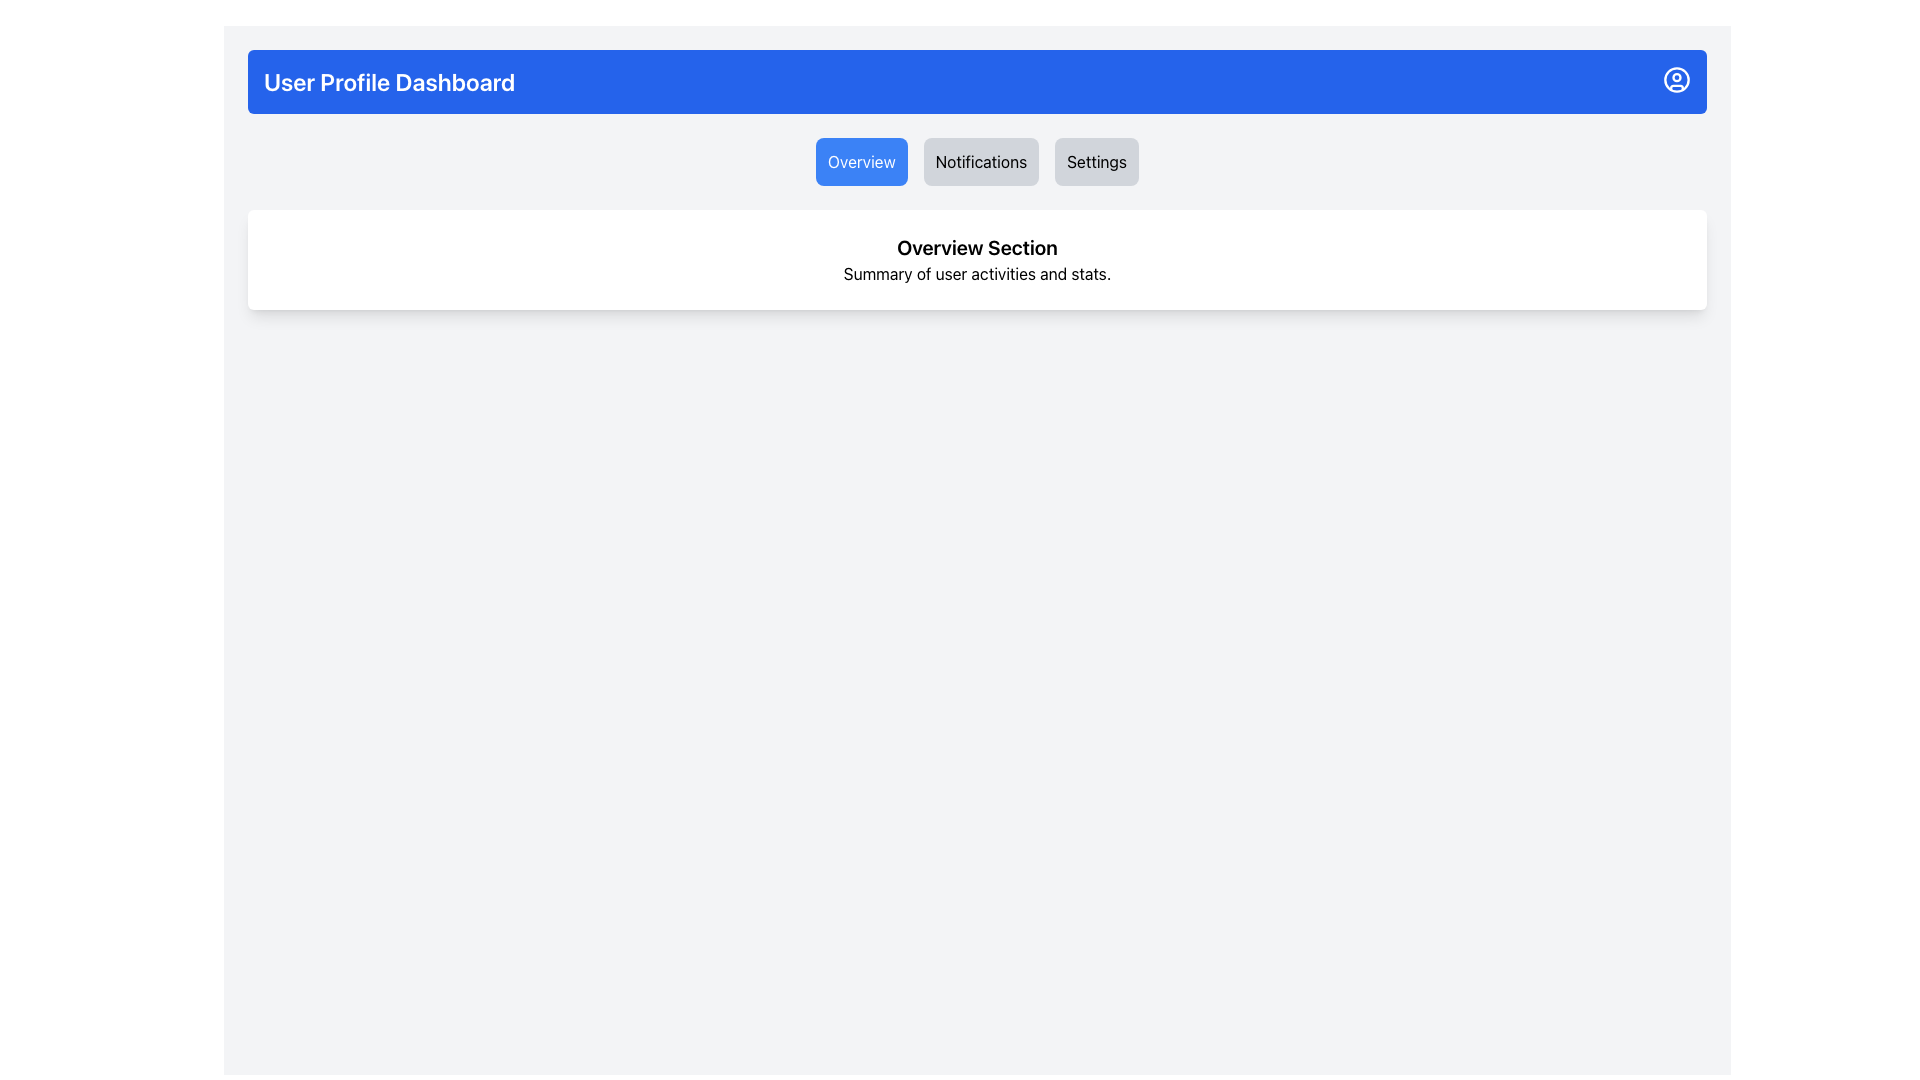  What do you see at coordinates (861, 161) in the screenshot?
I see `the blue 'Overview' button with white text at the top of the User Profile Dashboard` at bounding box center [861, 161].